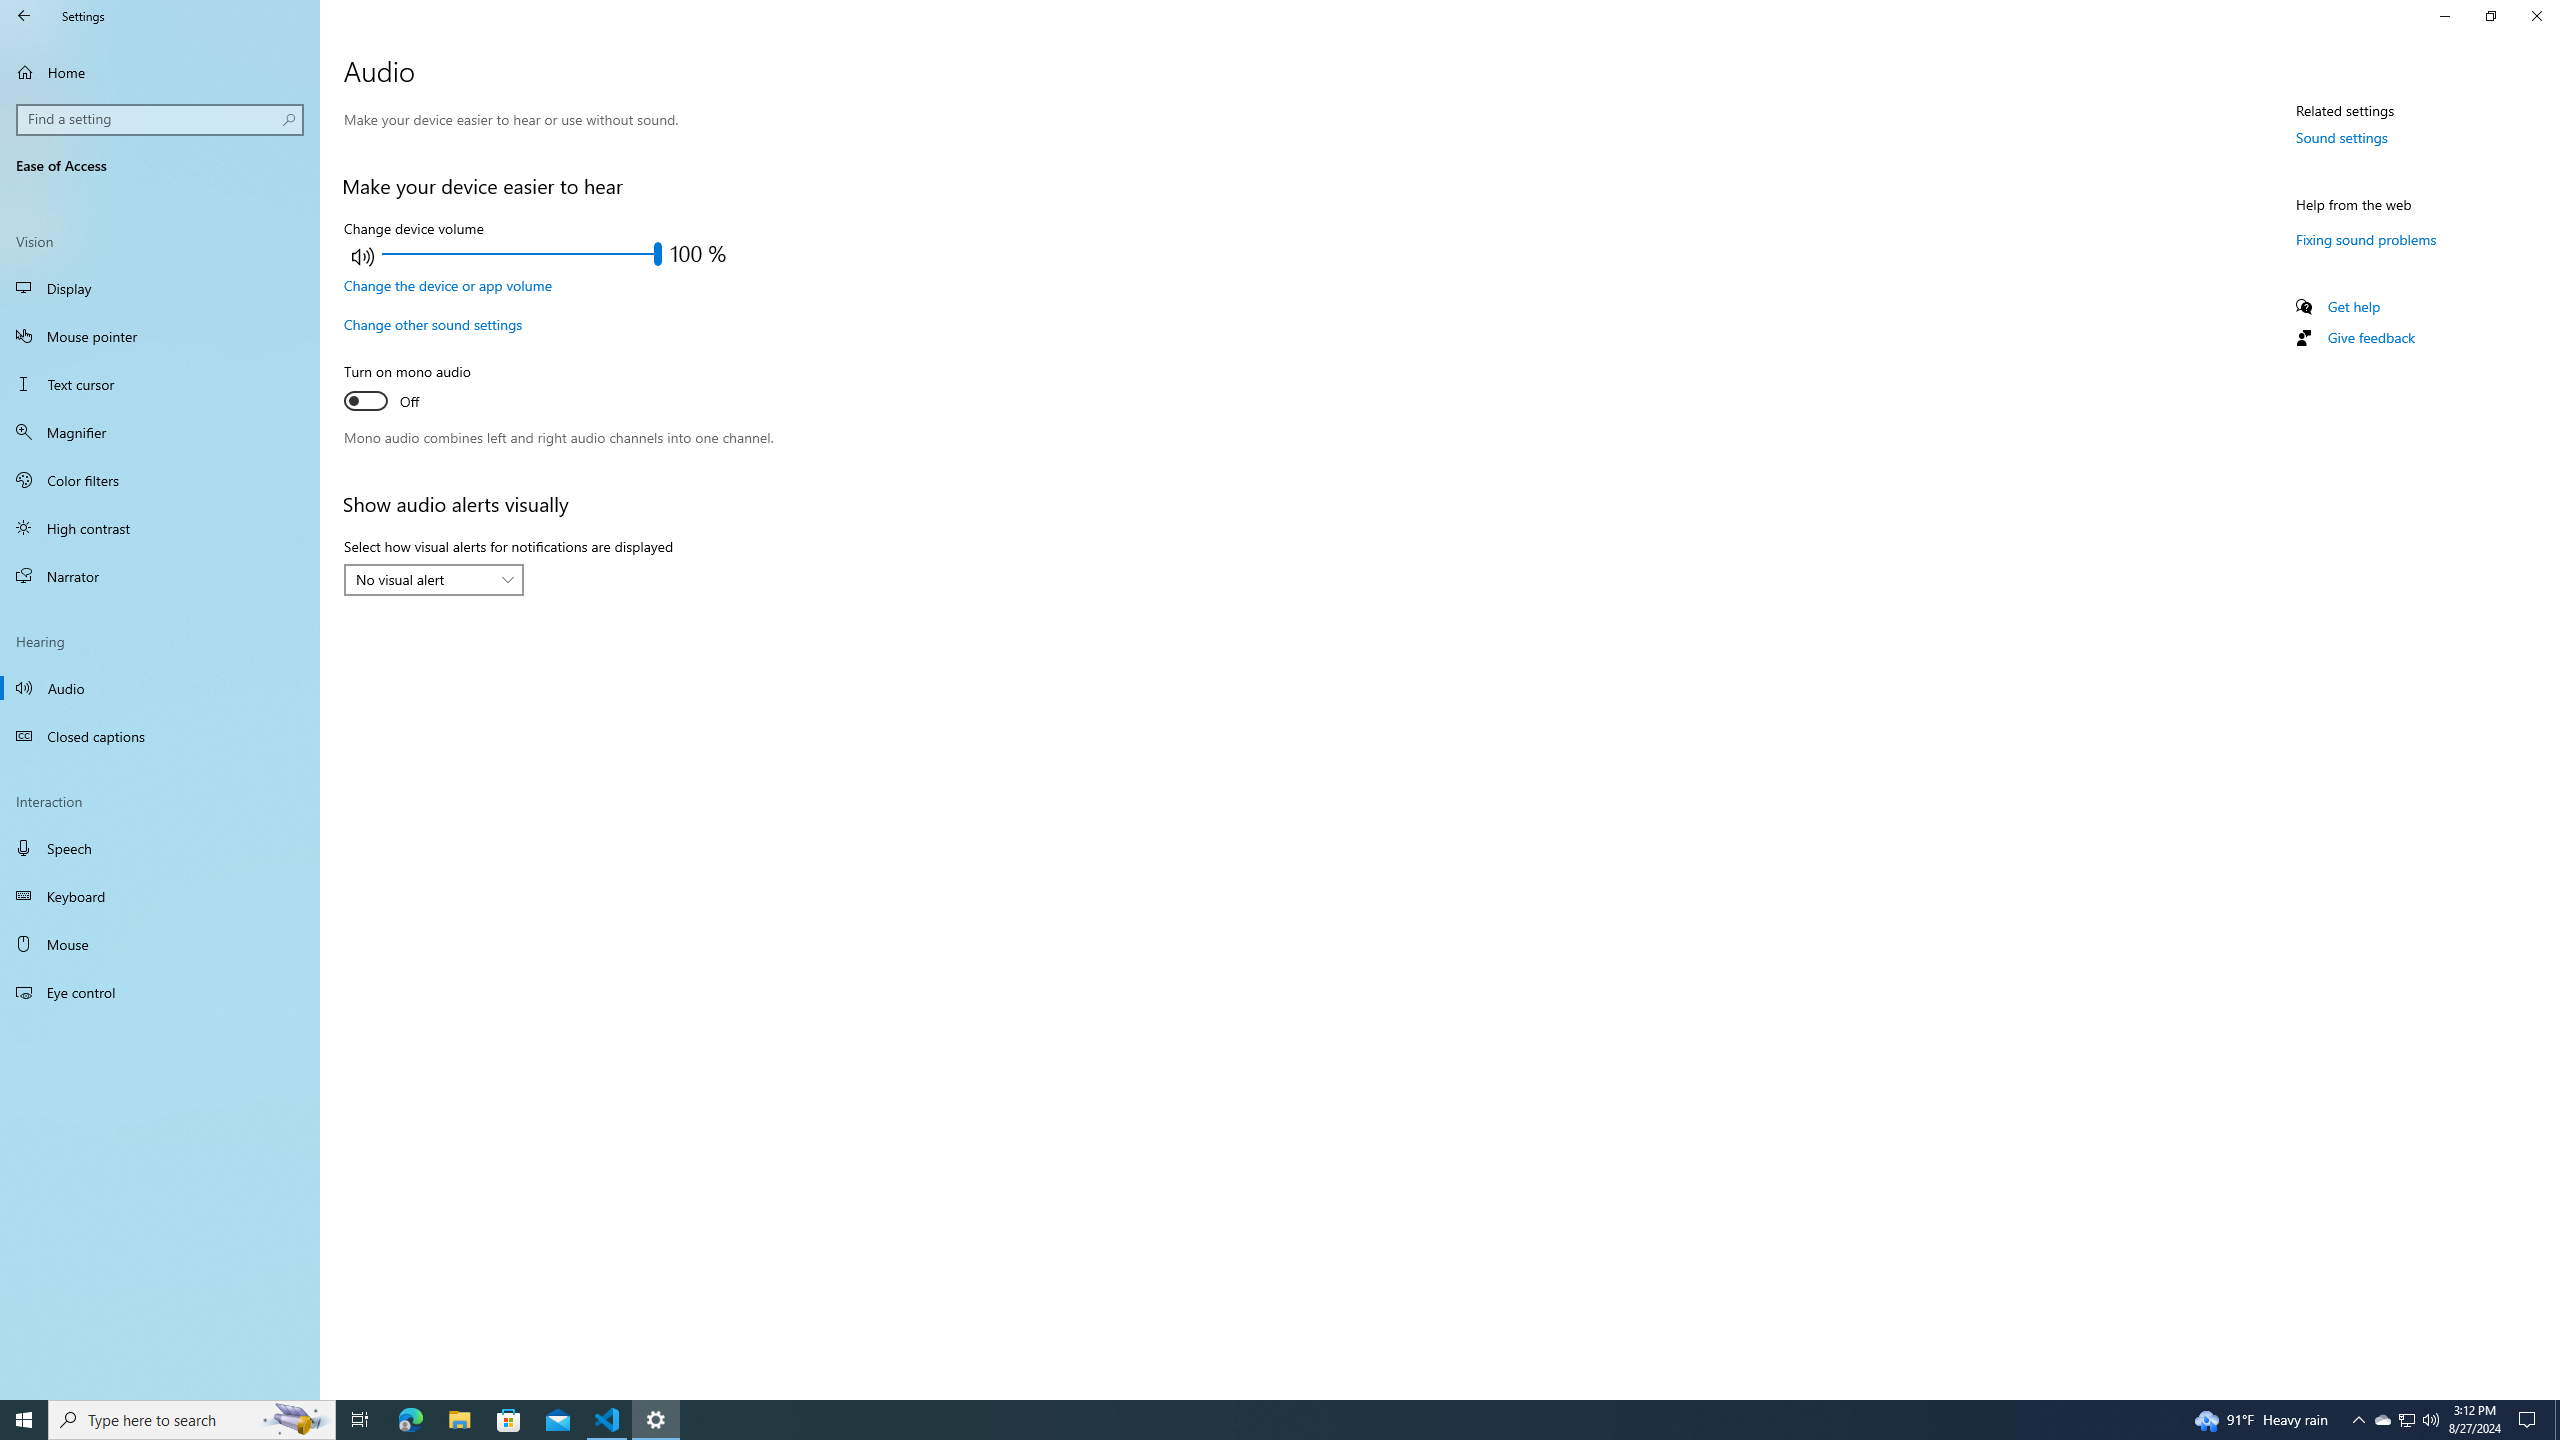 Image resolution: width=2560 pixels, height=1440 pixels. Describe the element at coordinates (2490, 15) in the screenshot. I see `'Restore Settings'` at that location.